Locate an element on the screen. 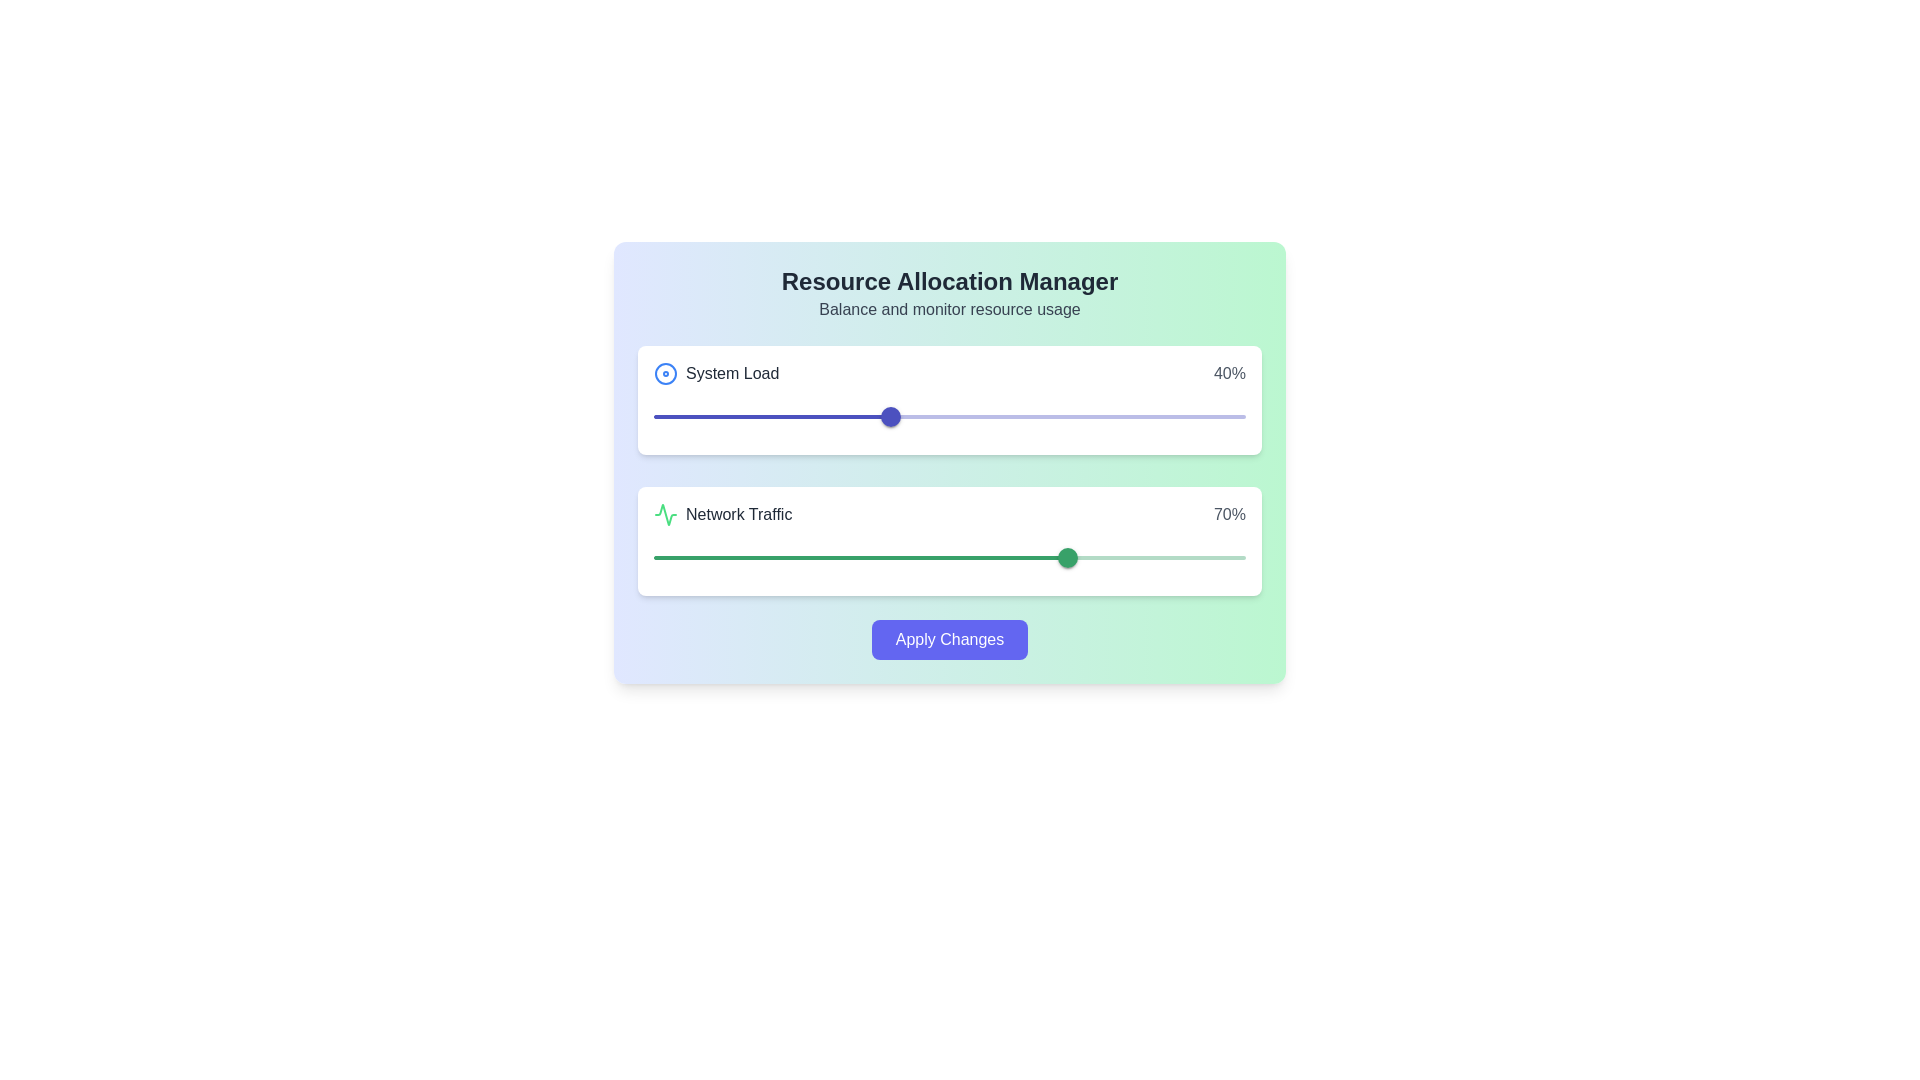 The height and width of the screenshot is (1080, 1920). network traffic is located at coordinates (777, 558).